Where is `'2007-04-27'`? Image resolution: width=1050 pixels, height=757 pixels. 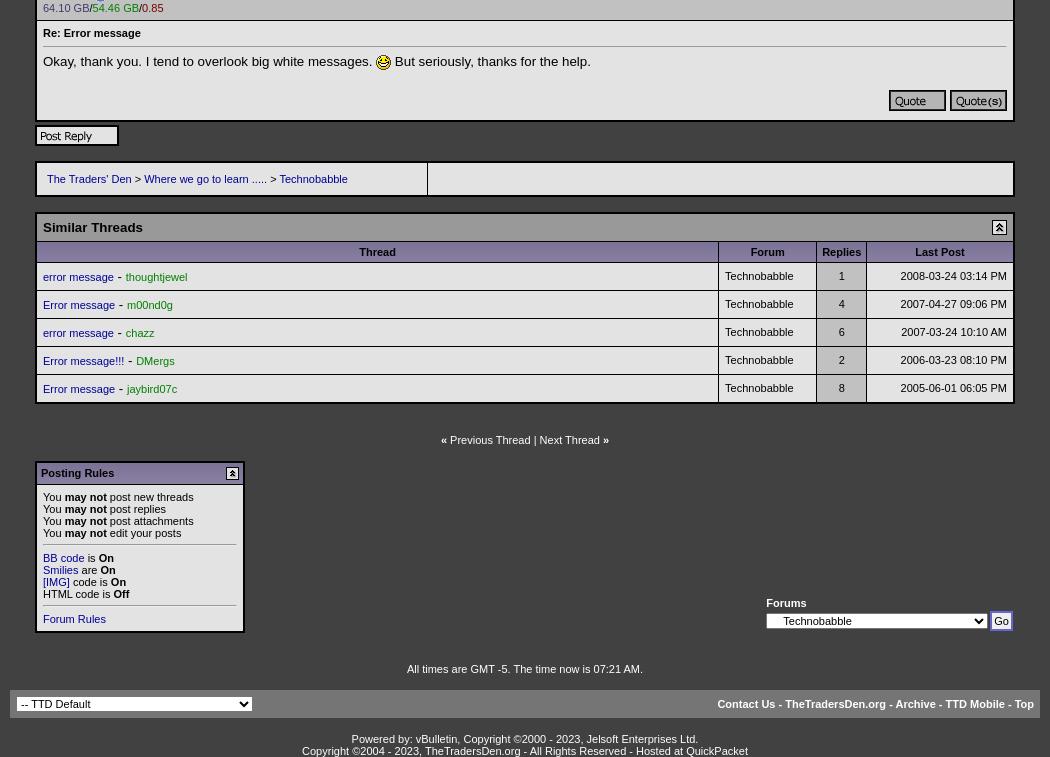
'2007-04-27' is located at coordinates (929, 303).